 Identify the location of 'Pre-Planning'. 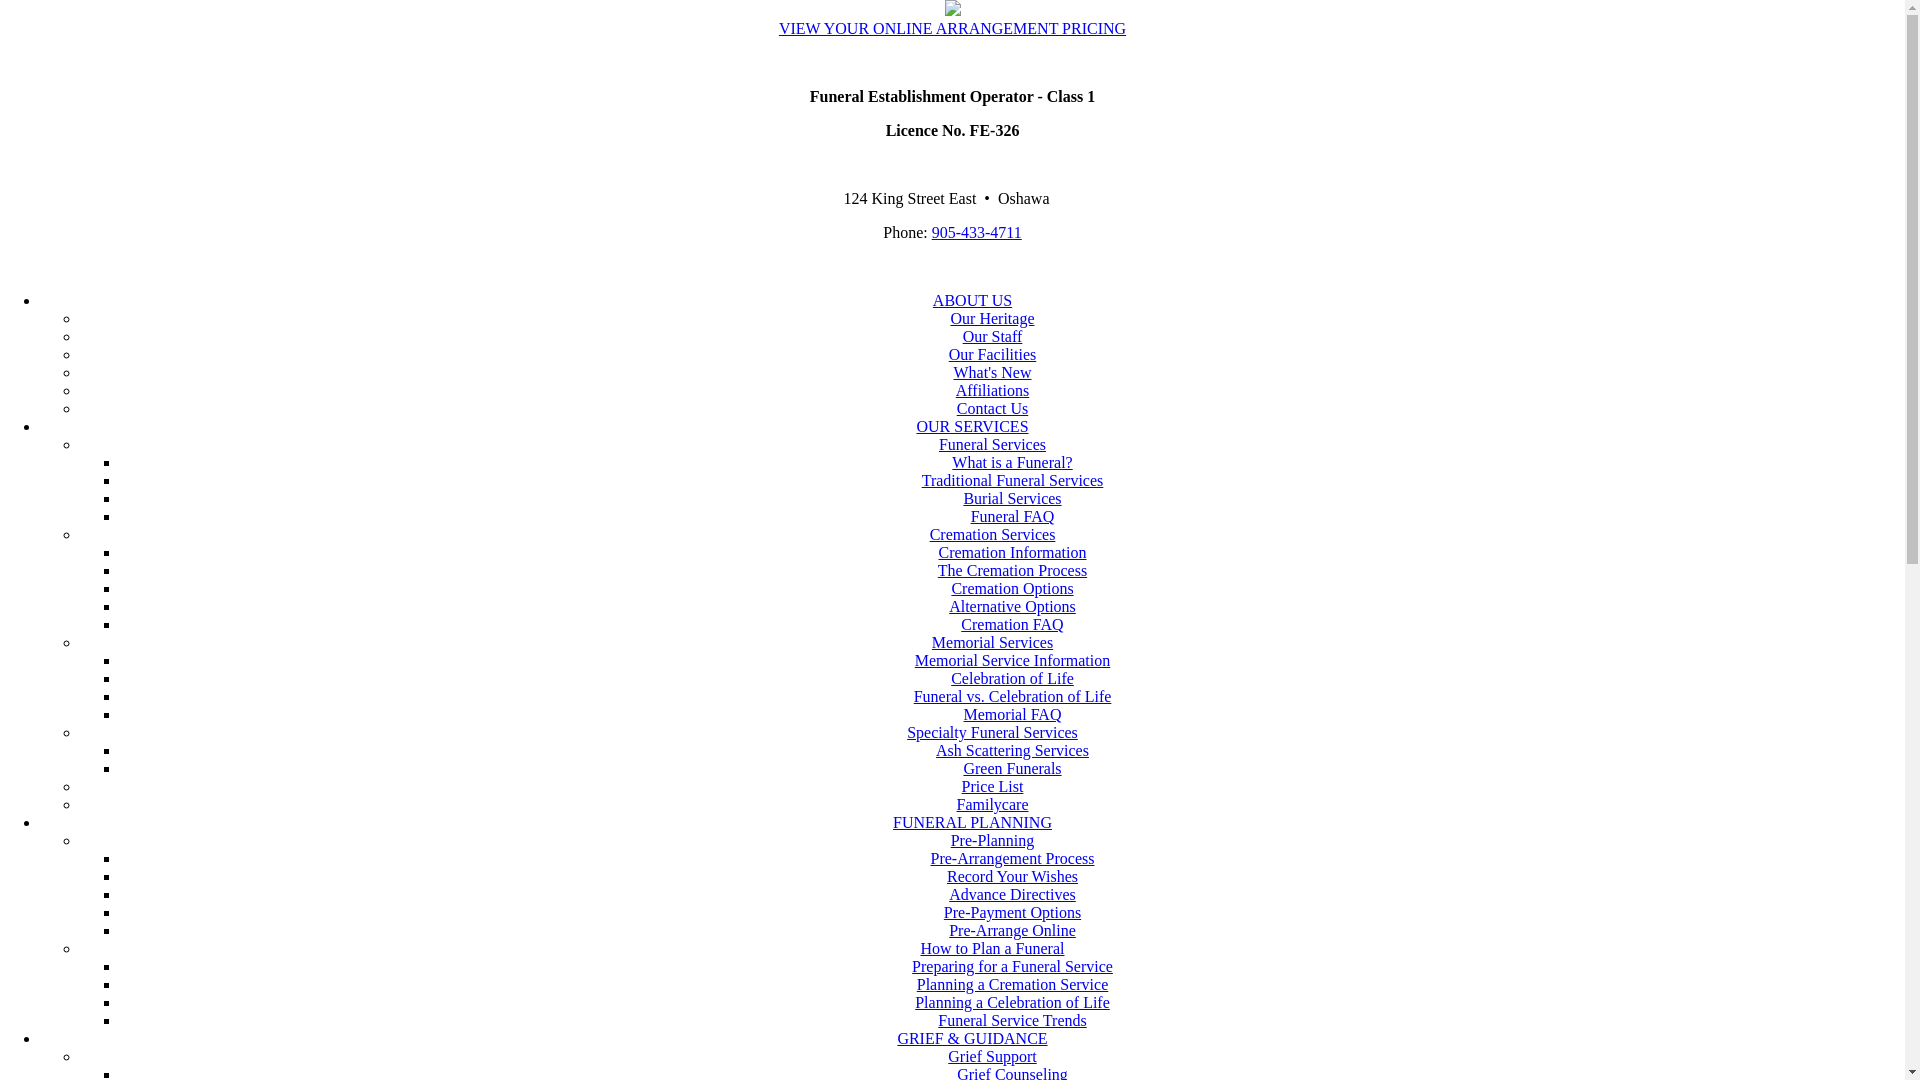
(993, 840).